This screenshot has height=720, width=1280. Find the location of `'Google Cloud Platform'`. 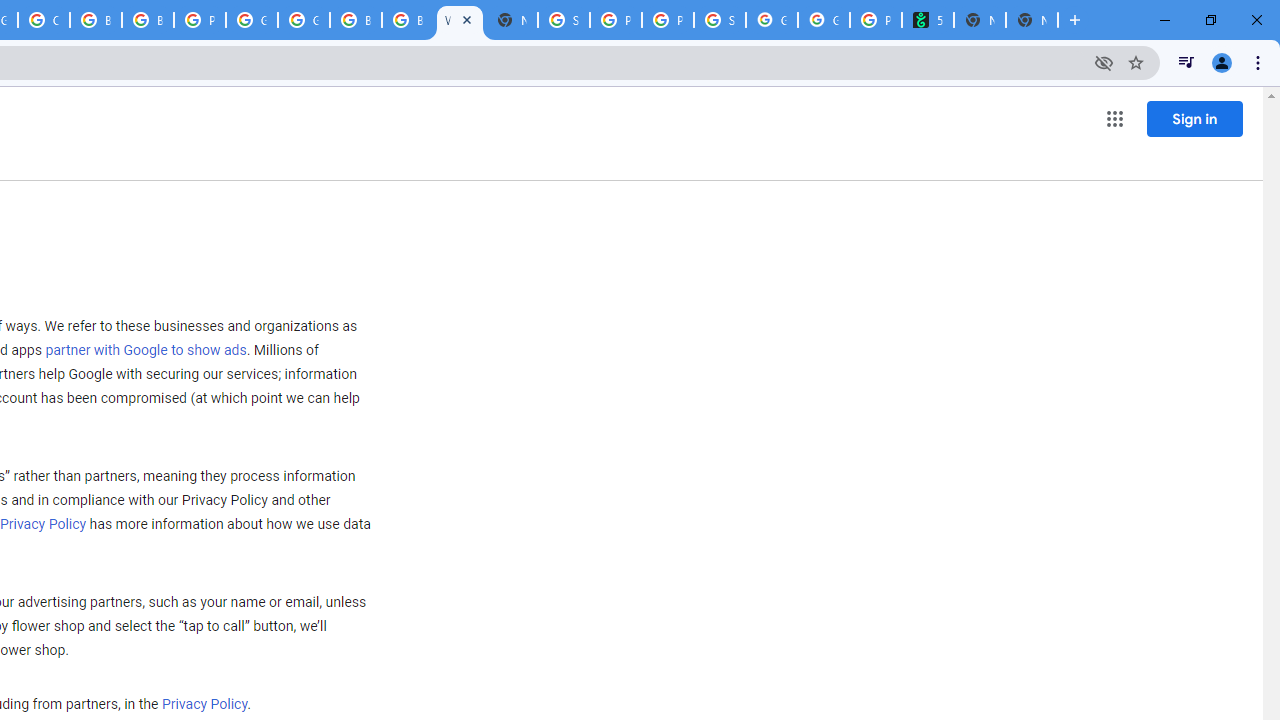

'Google Cloud Platform' is located at coordinates (251, 20).